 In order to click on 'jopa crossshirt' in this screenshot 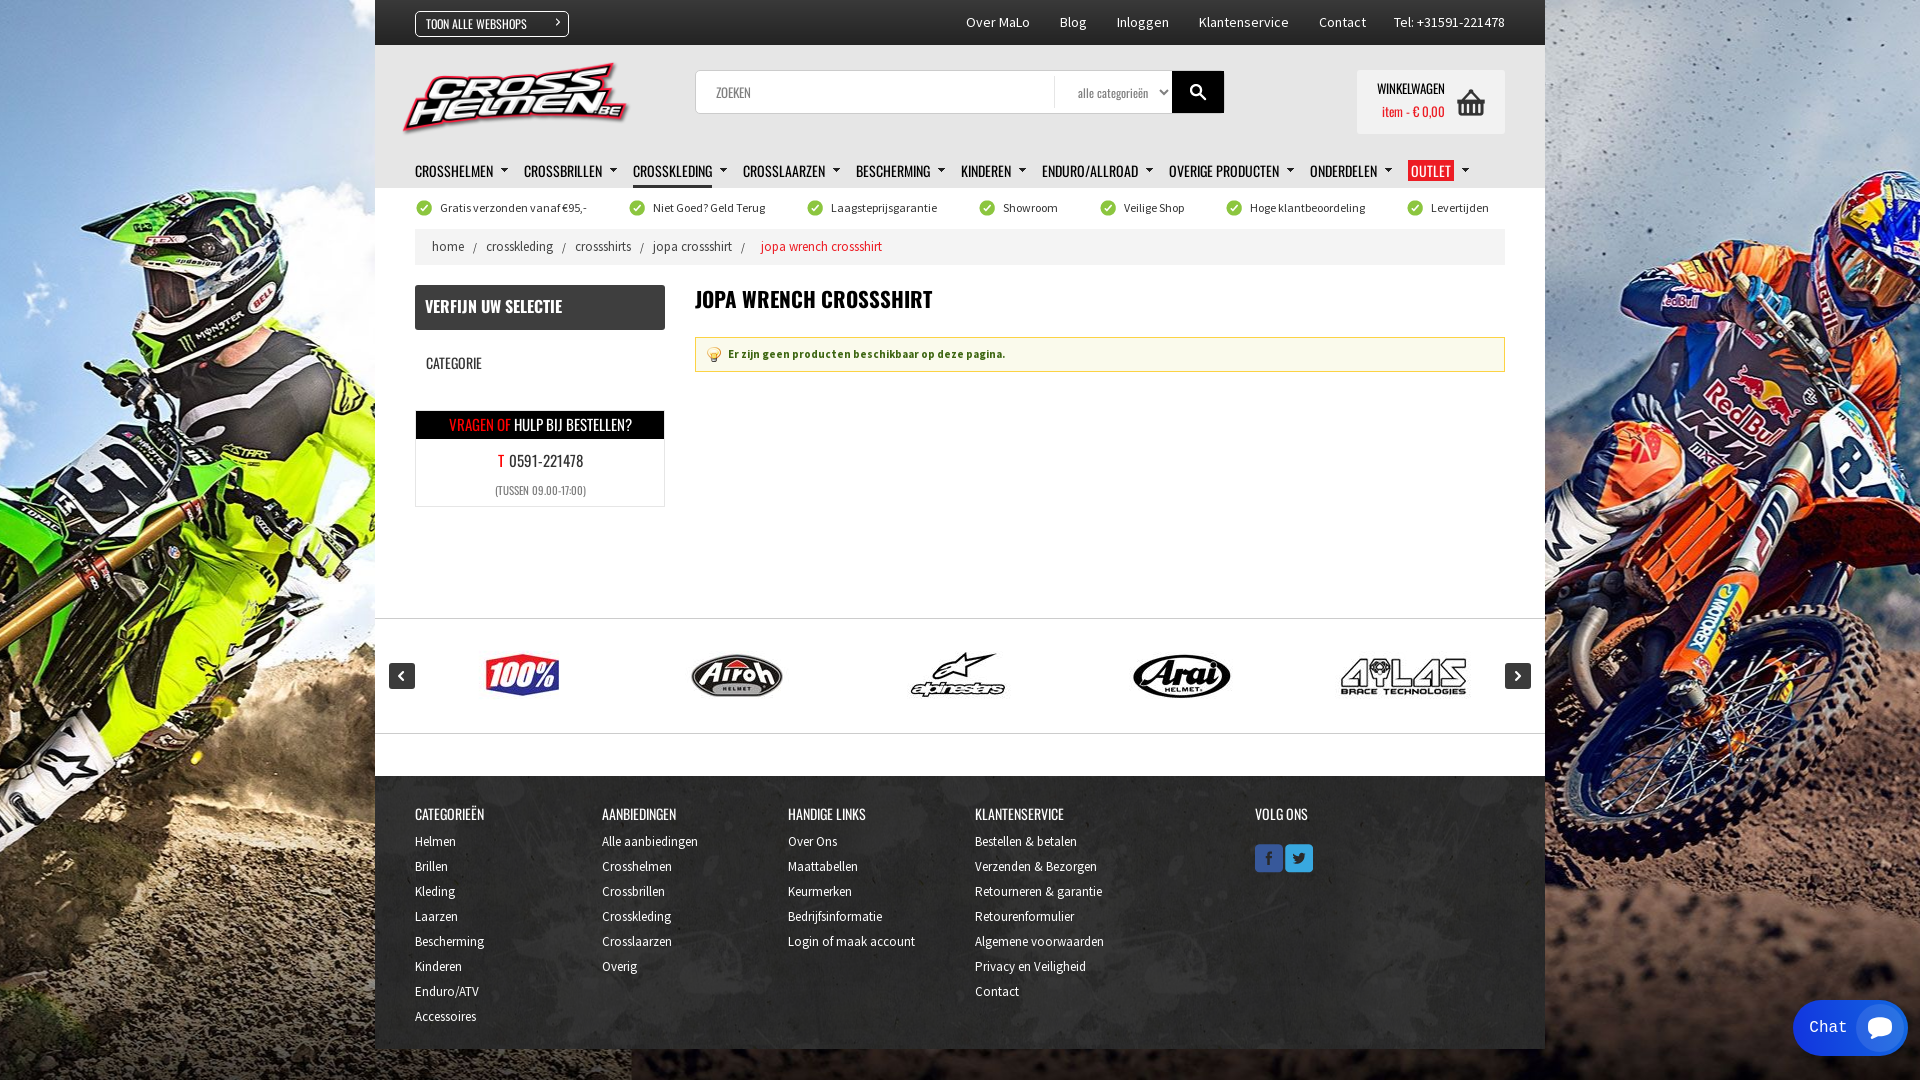, I will do `click(692, 245)`.